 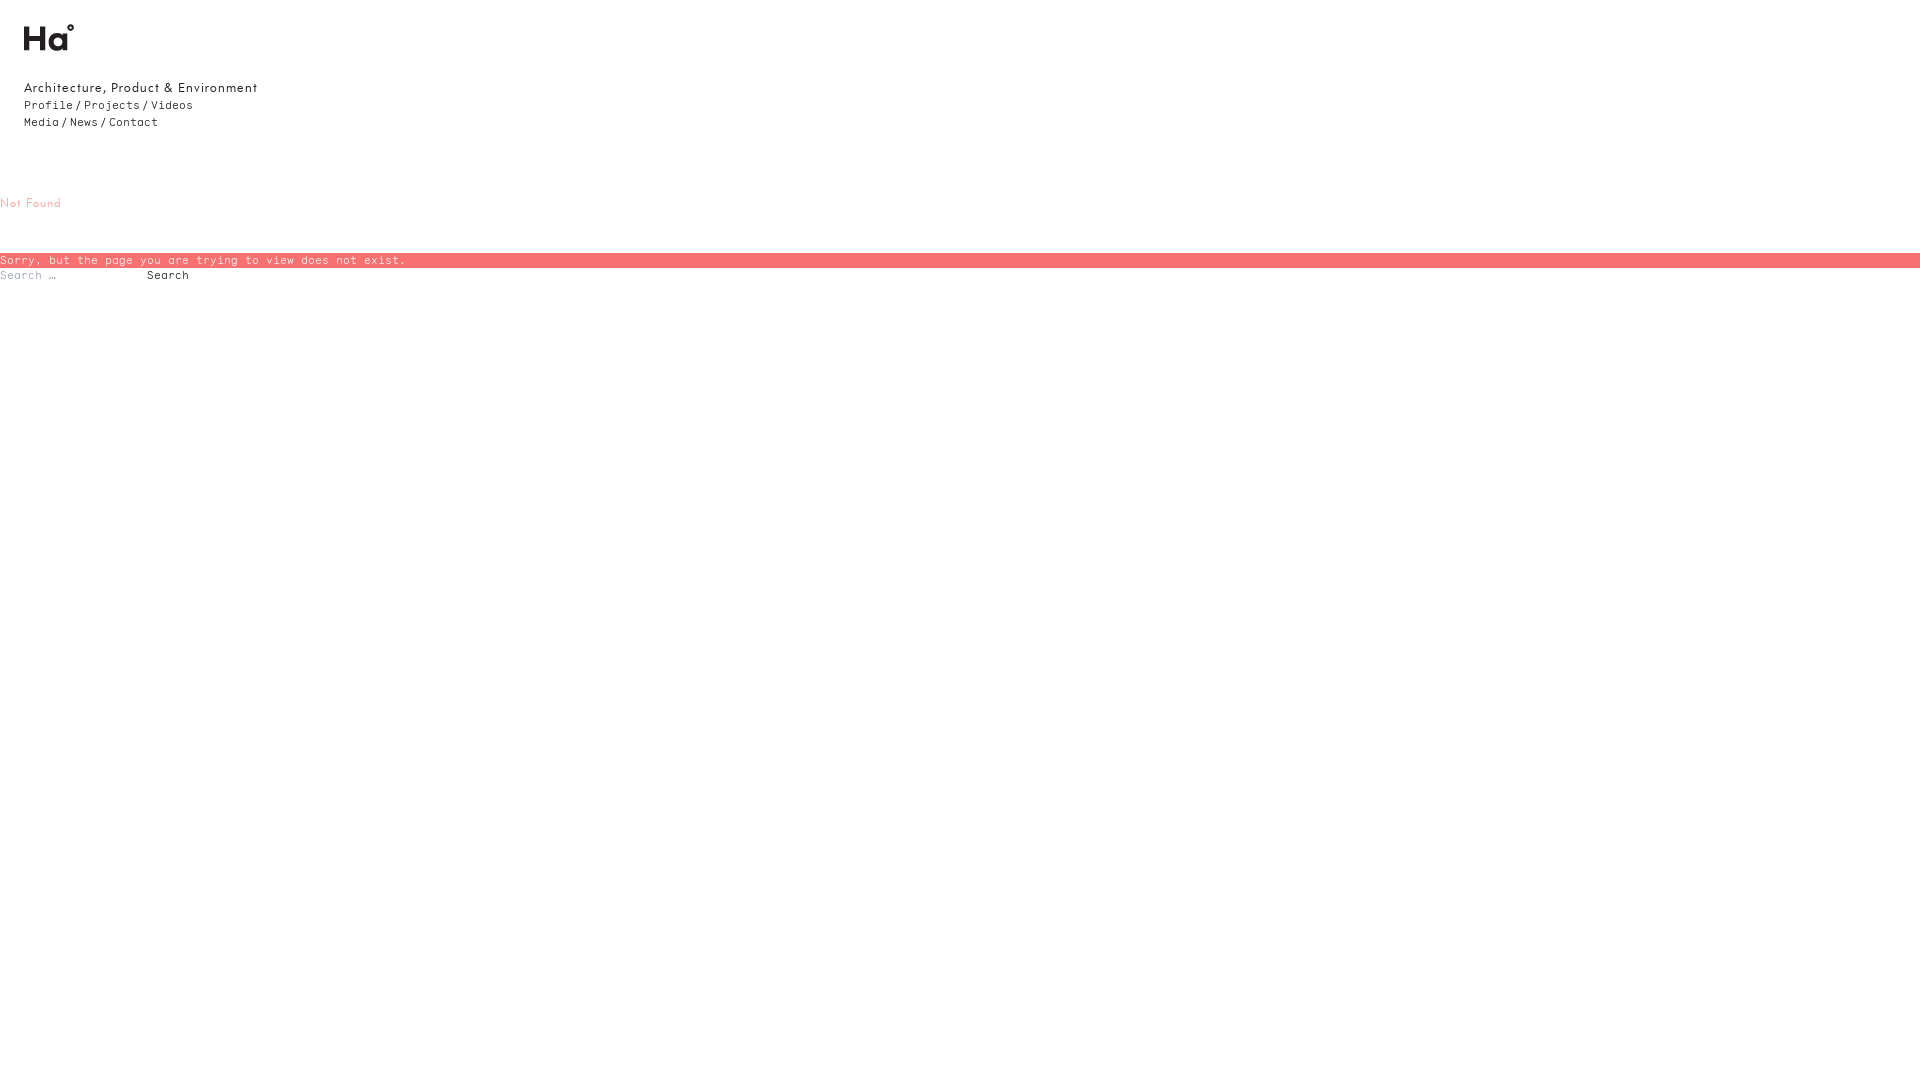 What do you see at coordinates (132, 122) in the screenshot?
I see `'Contact'` at bounding box center [132, 122].